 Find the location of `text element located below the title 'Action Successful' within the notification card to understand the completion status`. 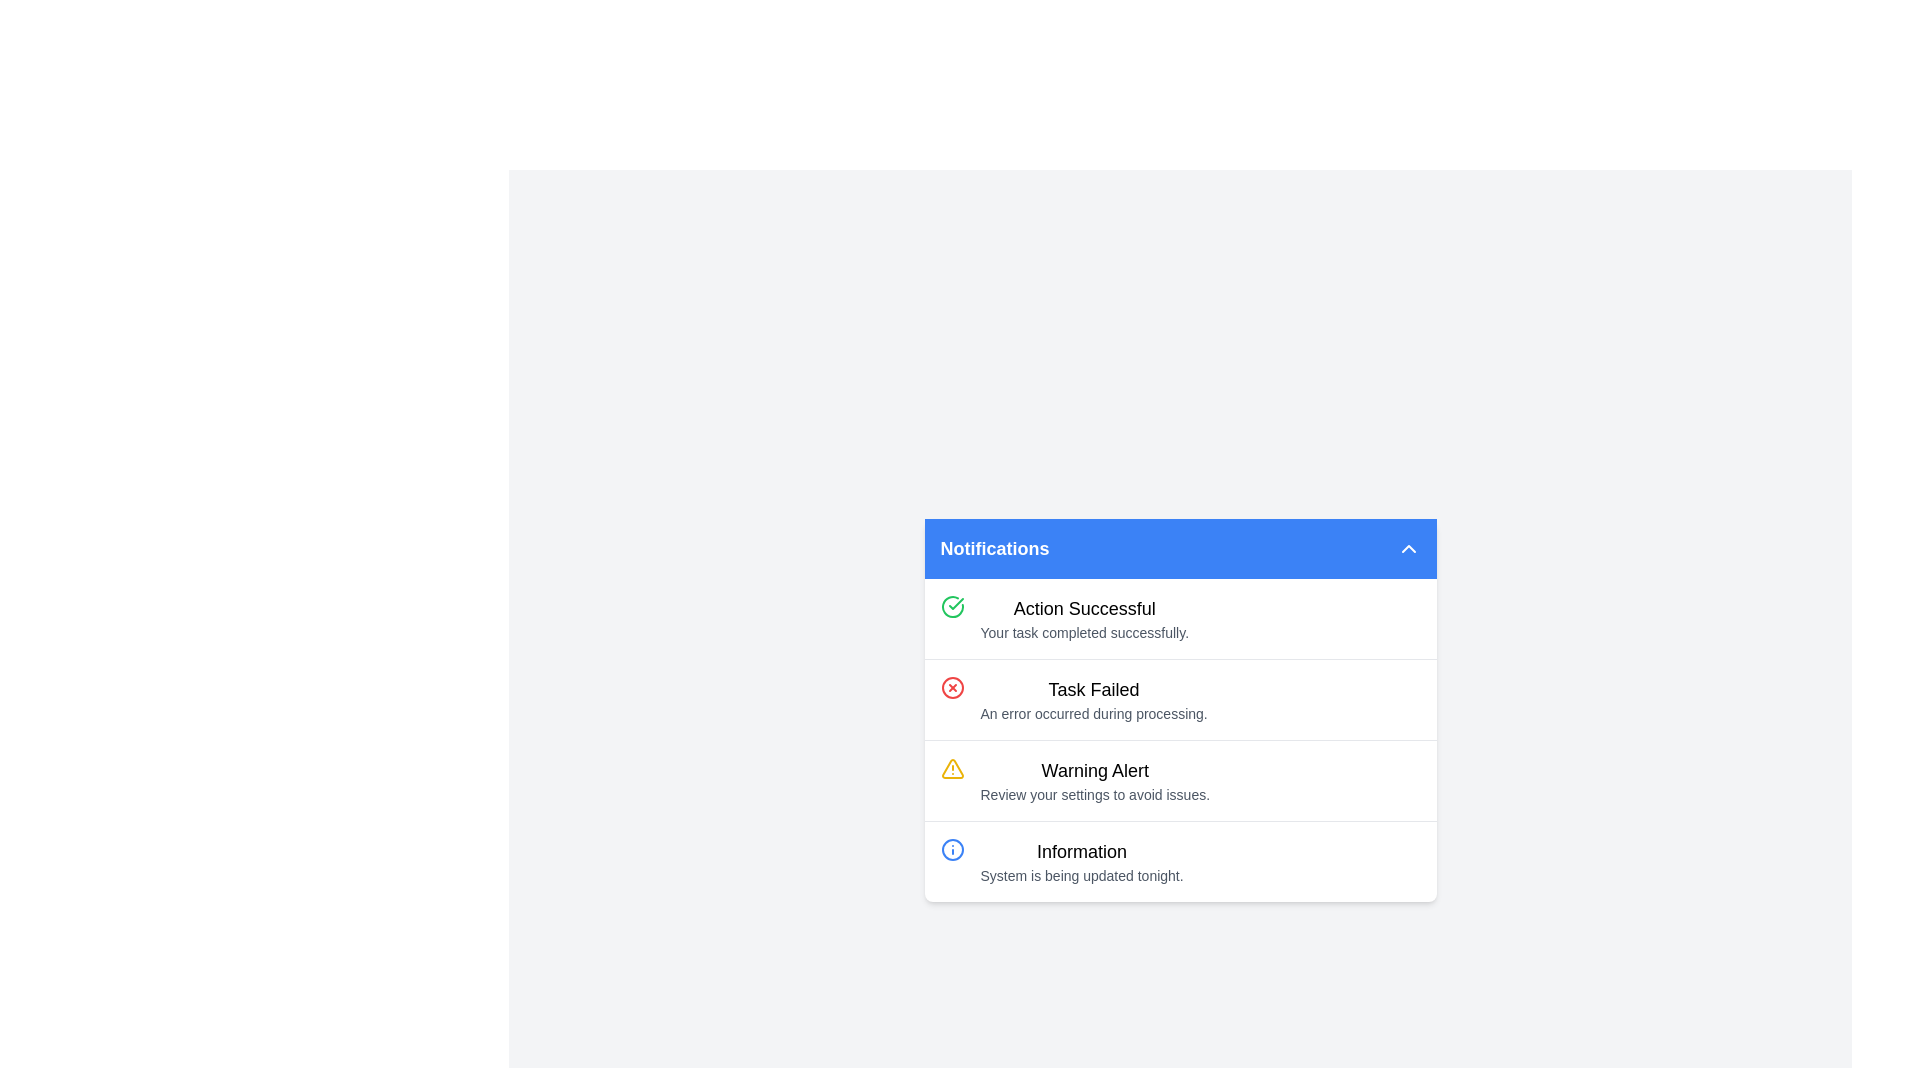

text element located below the title 'Action Successful' within the notification card to understand the completion status is located at coordinates (1083, 632).